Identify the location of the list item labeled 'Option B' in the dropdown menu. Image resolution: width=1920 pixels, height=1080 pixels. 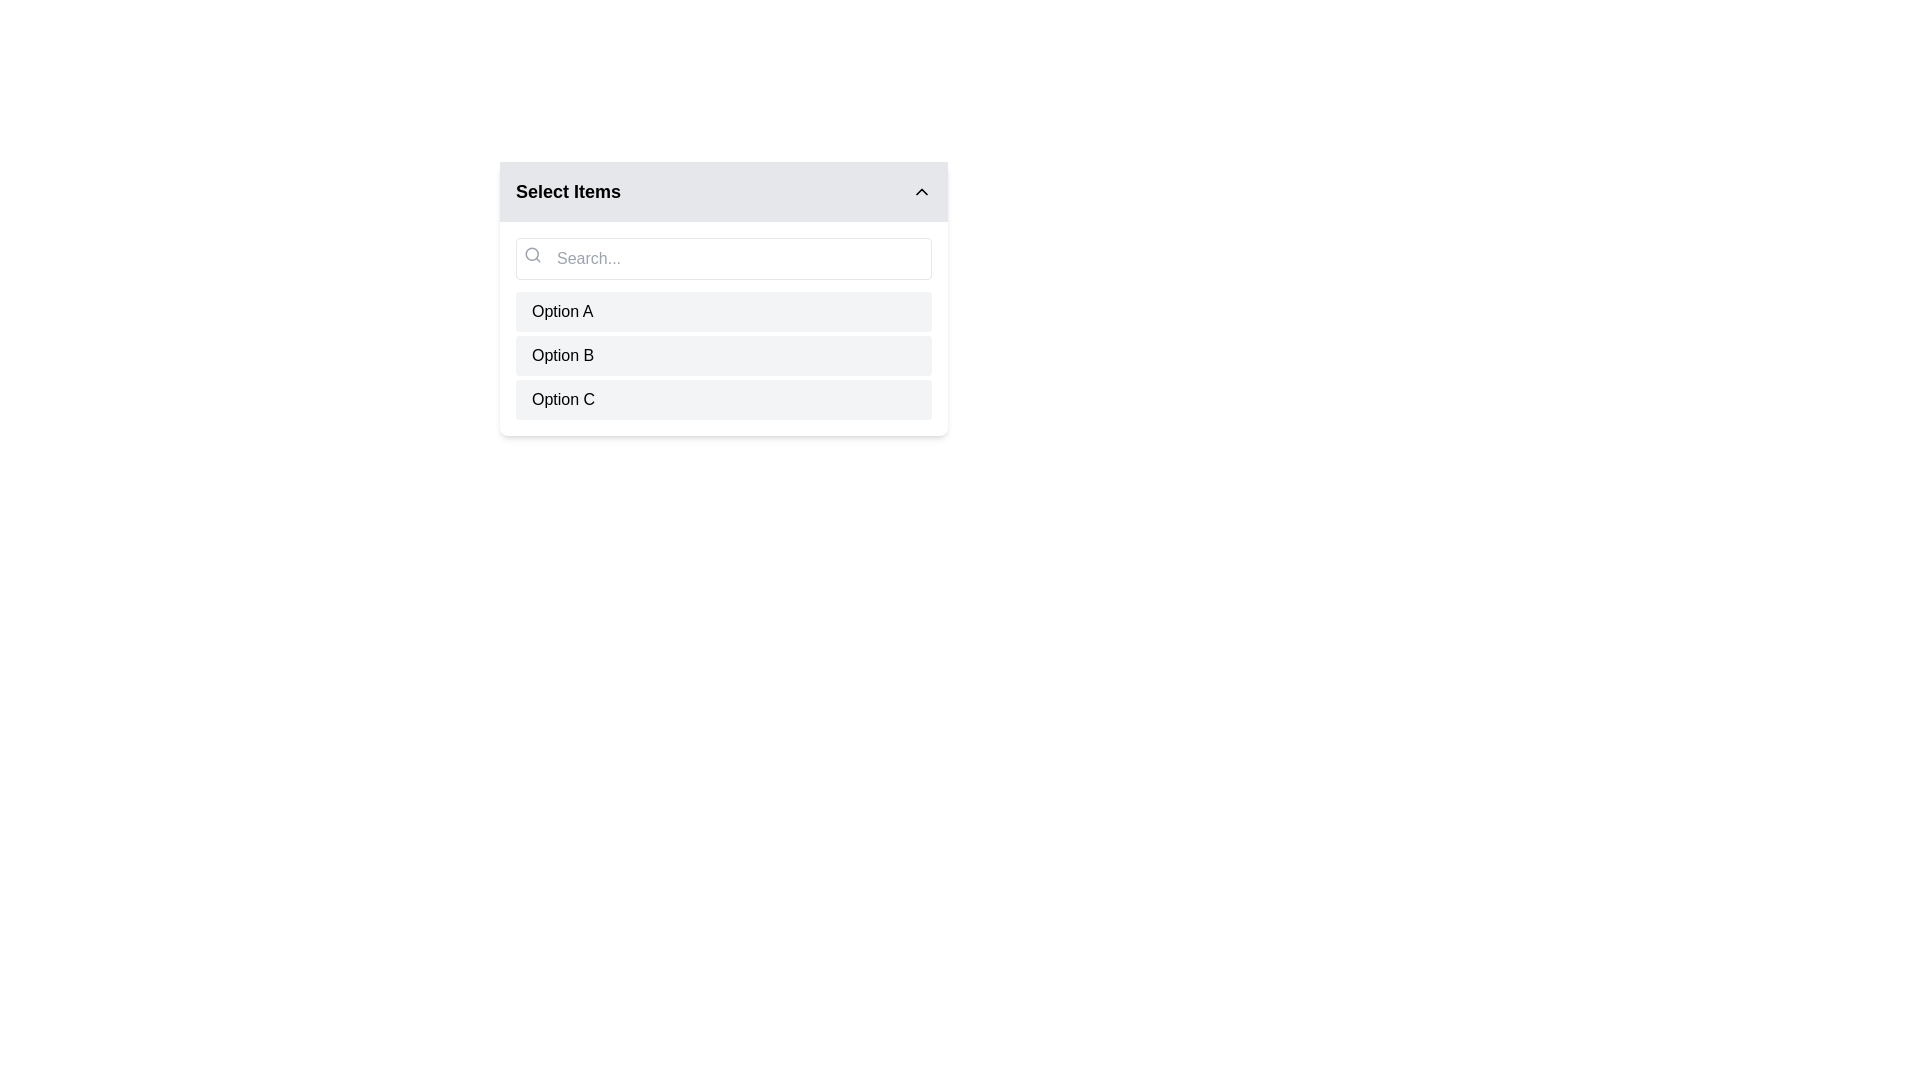
(723, 354).